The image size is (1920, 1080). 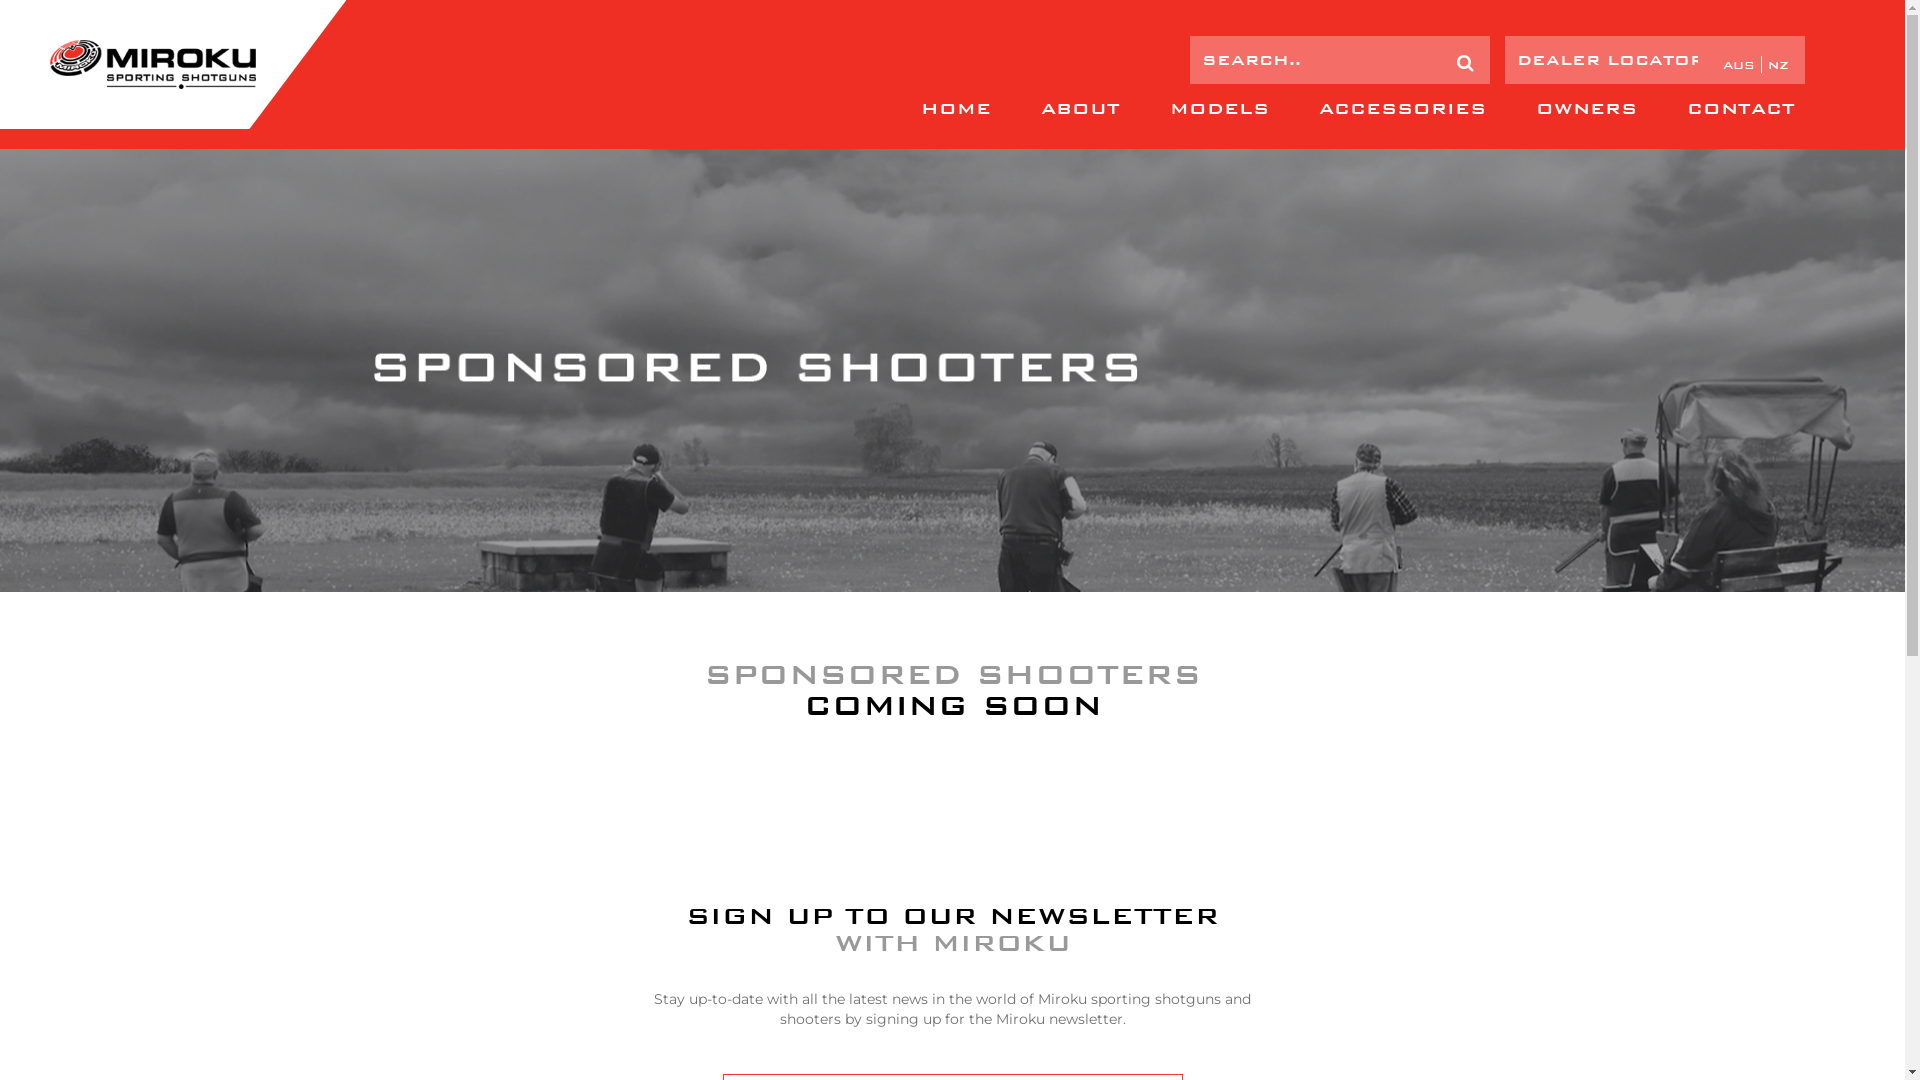 I want to click on 'aus', so click(x=1716, y=63).